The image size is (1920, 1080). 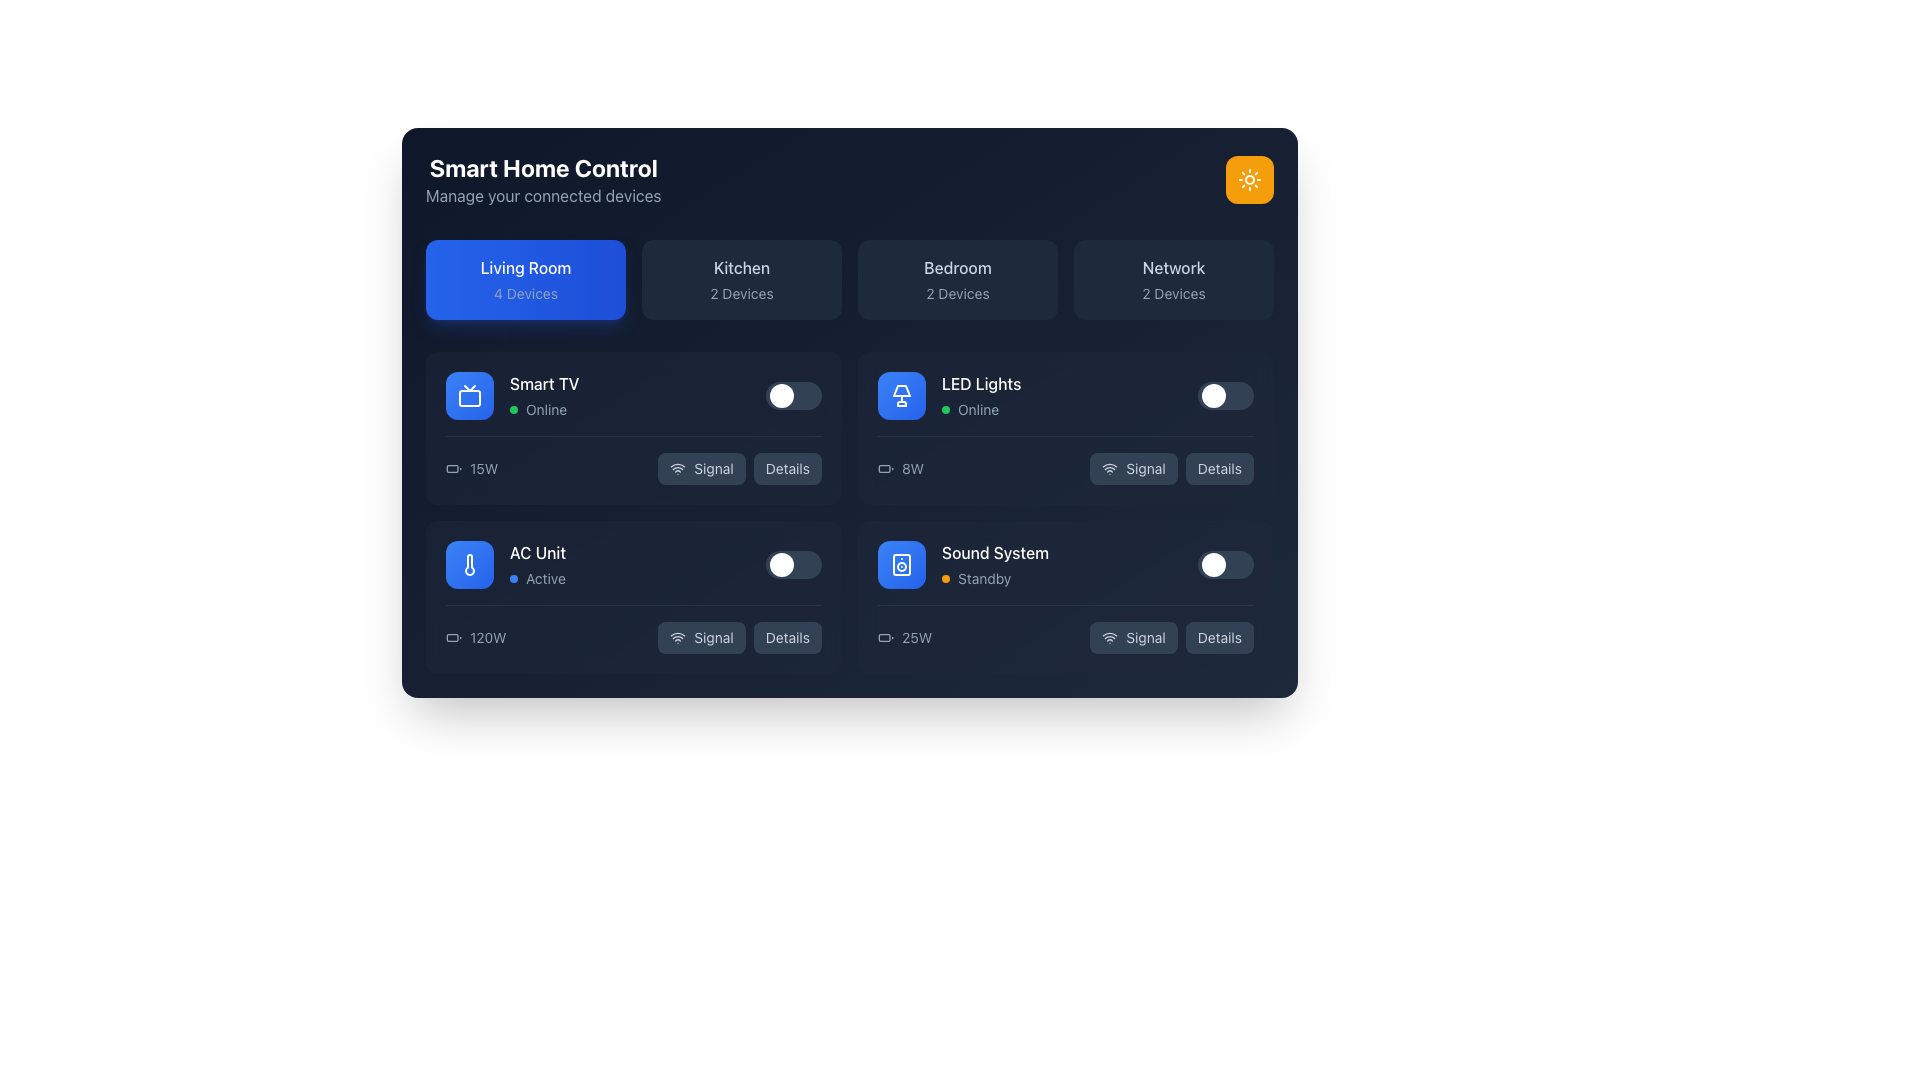 What do you see at coordinates (885, 469) in the screenshot?
I see `the minimalist battery icon located to the left of the '8W' text in the Smart Home Control interface` at bounding box center [885, 469].